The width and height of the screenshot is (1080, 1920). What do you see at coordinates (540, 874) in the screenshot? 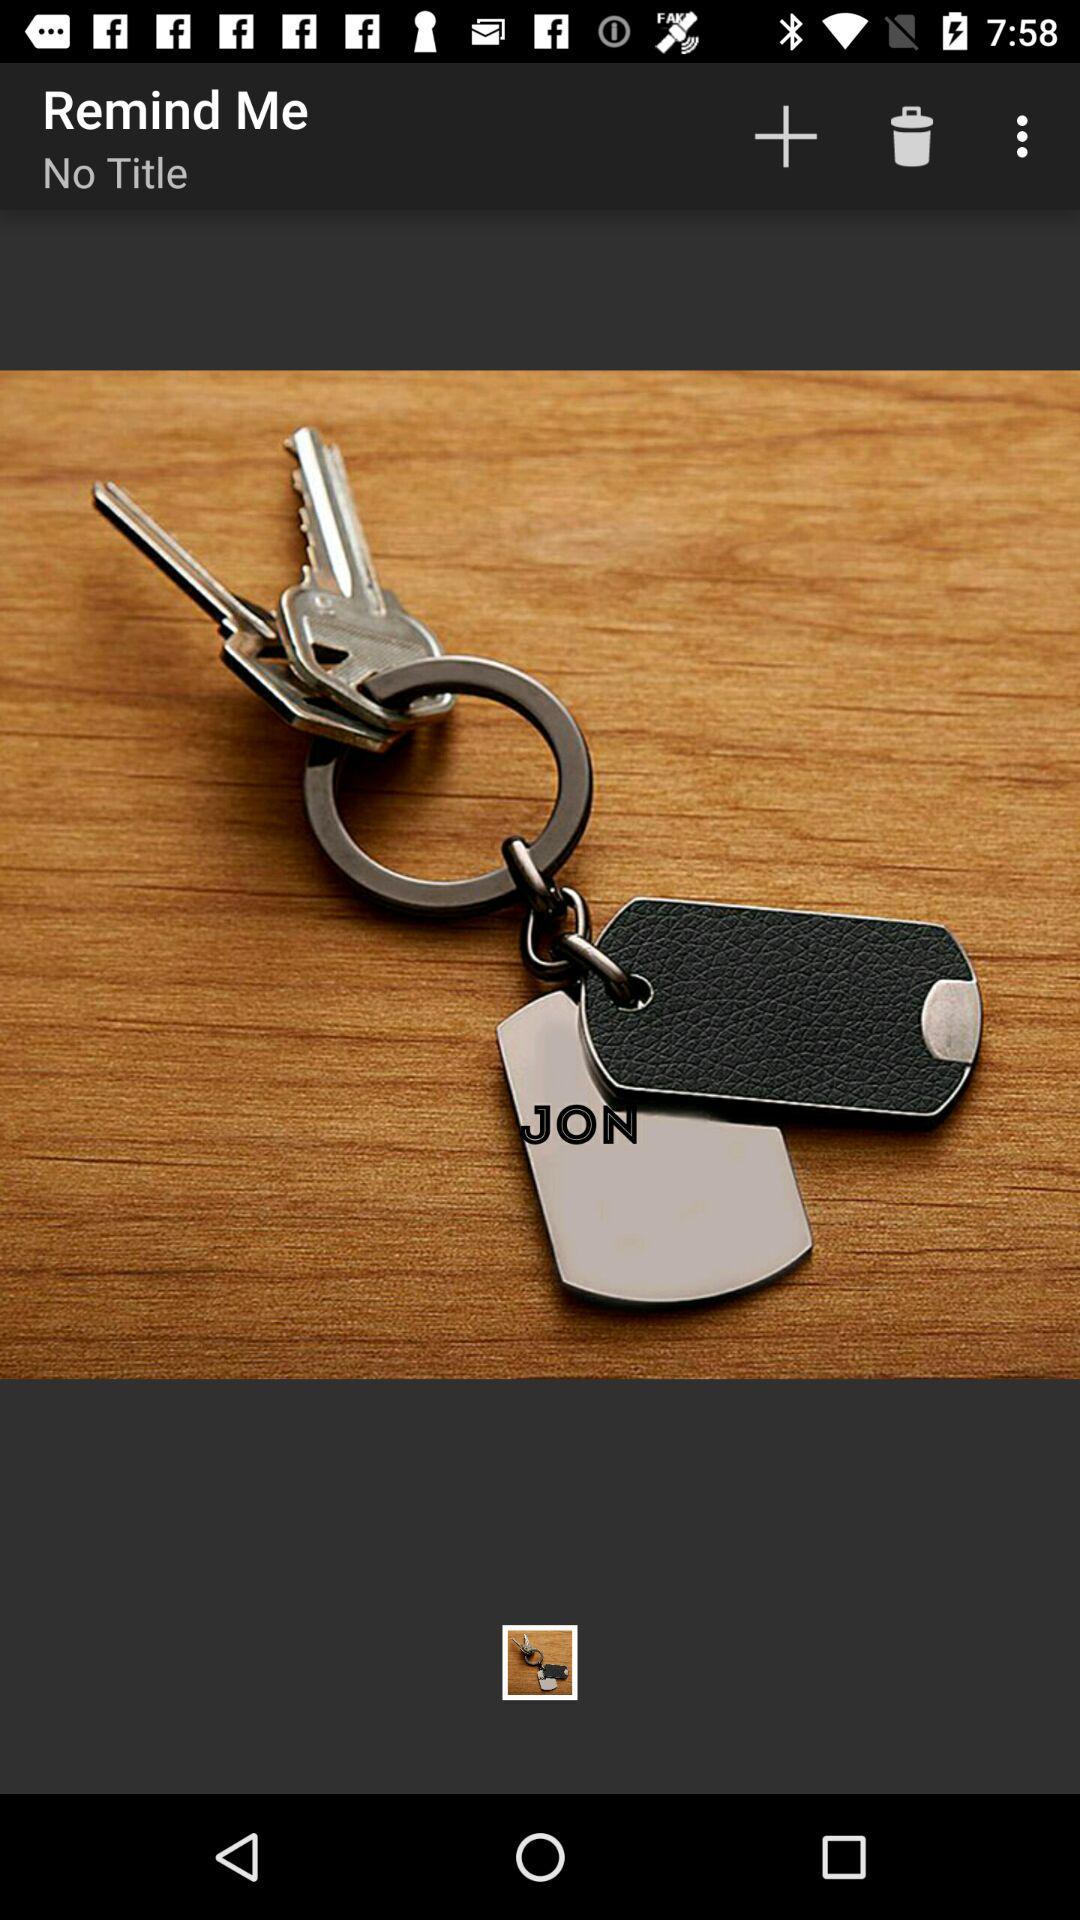
I see `the icon below the no title icon` at bounding box center [540, 874].